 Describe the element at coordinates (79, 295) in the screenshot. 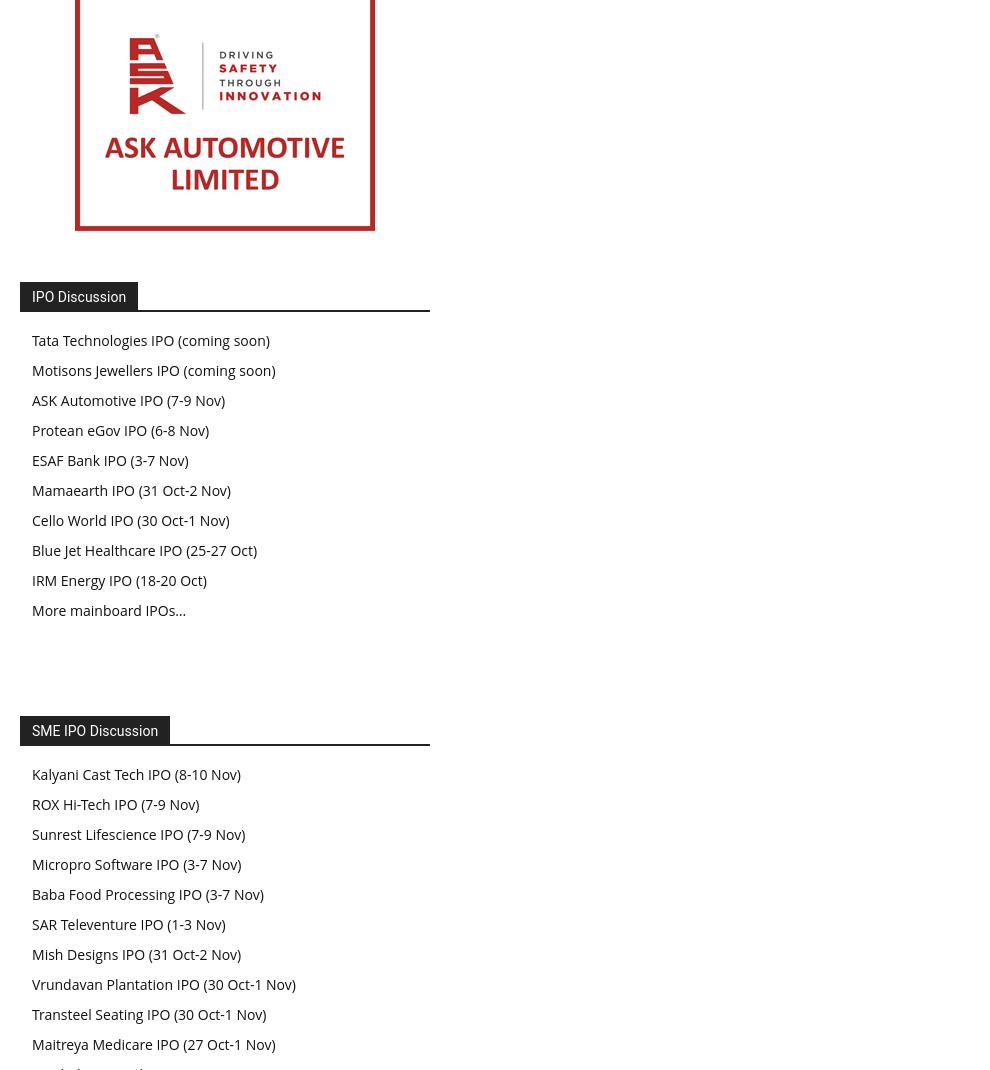

I see `'IPO Discussion'` at that location.